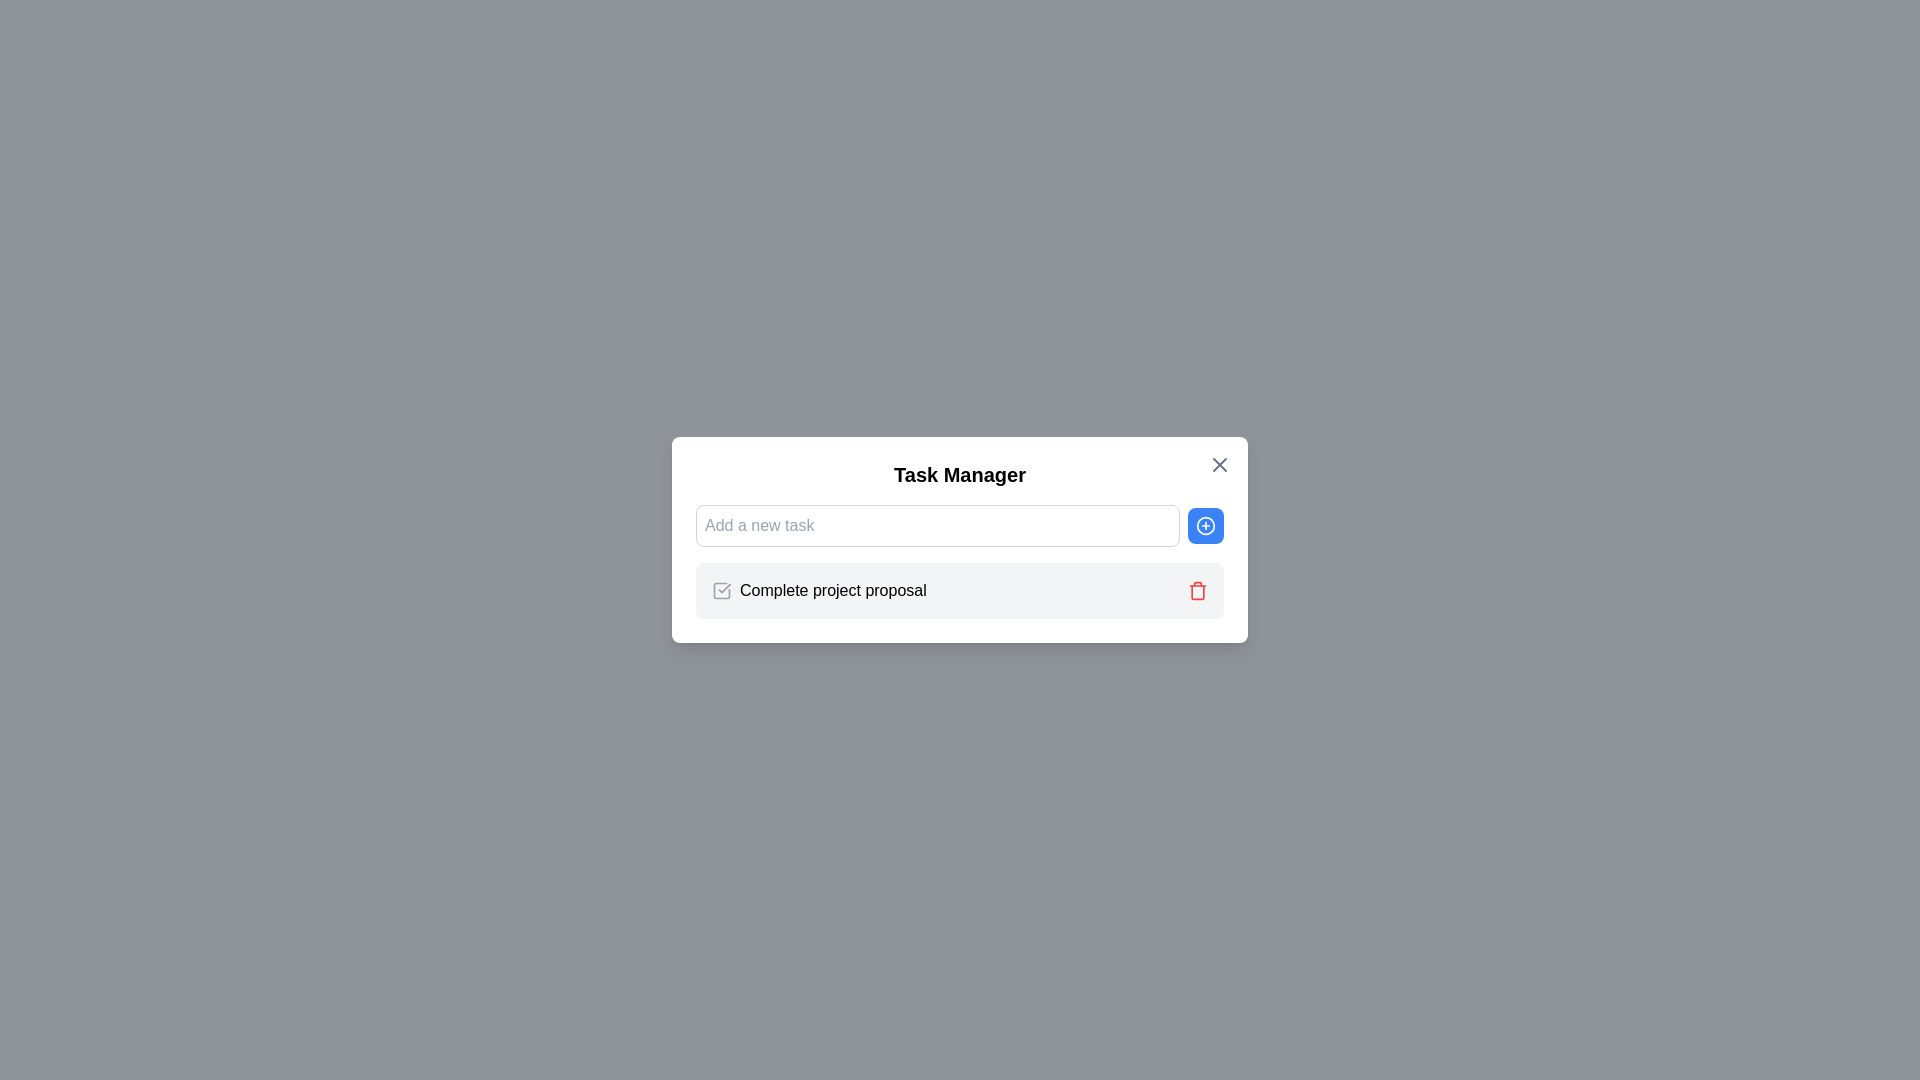 The height and width of the screenshot is (1080, 1920). Describe the element at coordinates (1198, 590) in the screenshot. I see `the central rectangle of the trash can icon` at that location.